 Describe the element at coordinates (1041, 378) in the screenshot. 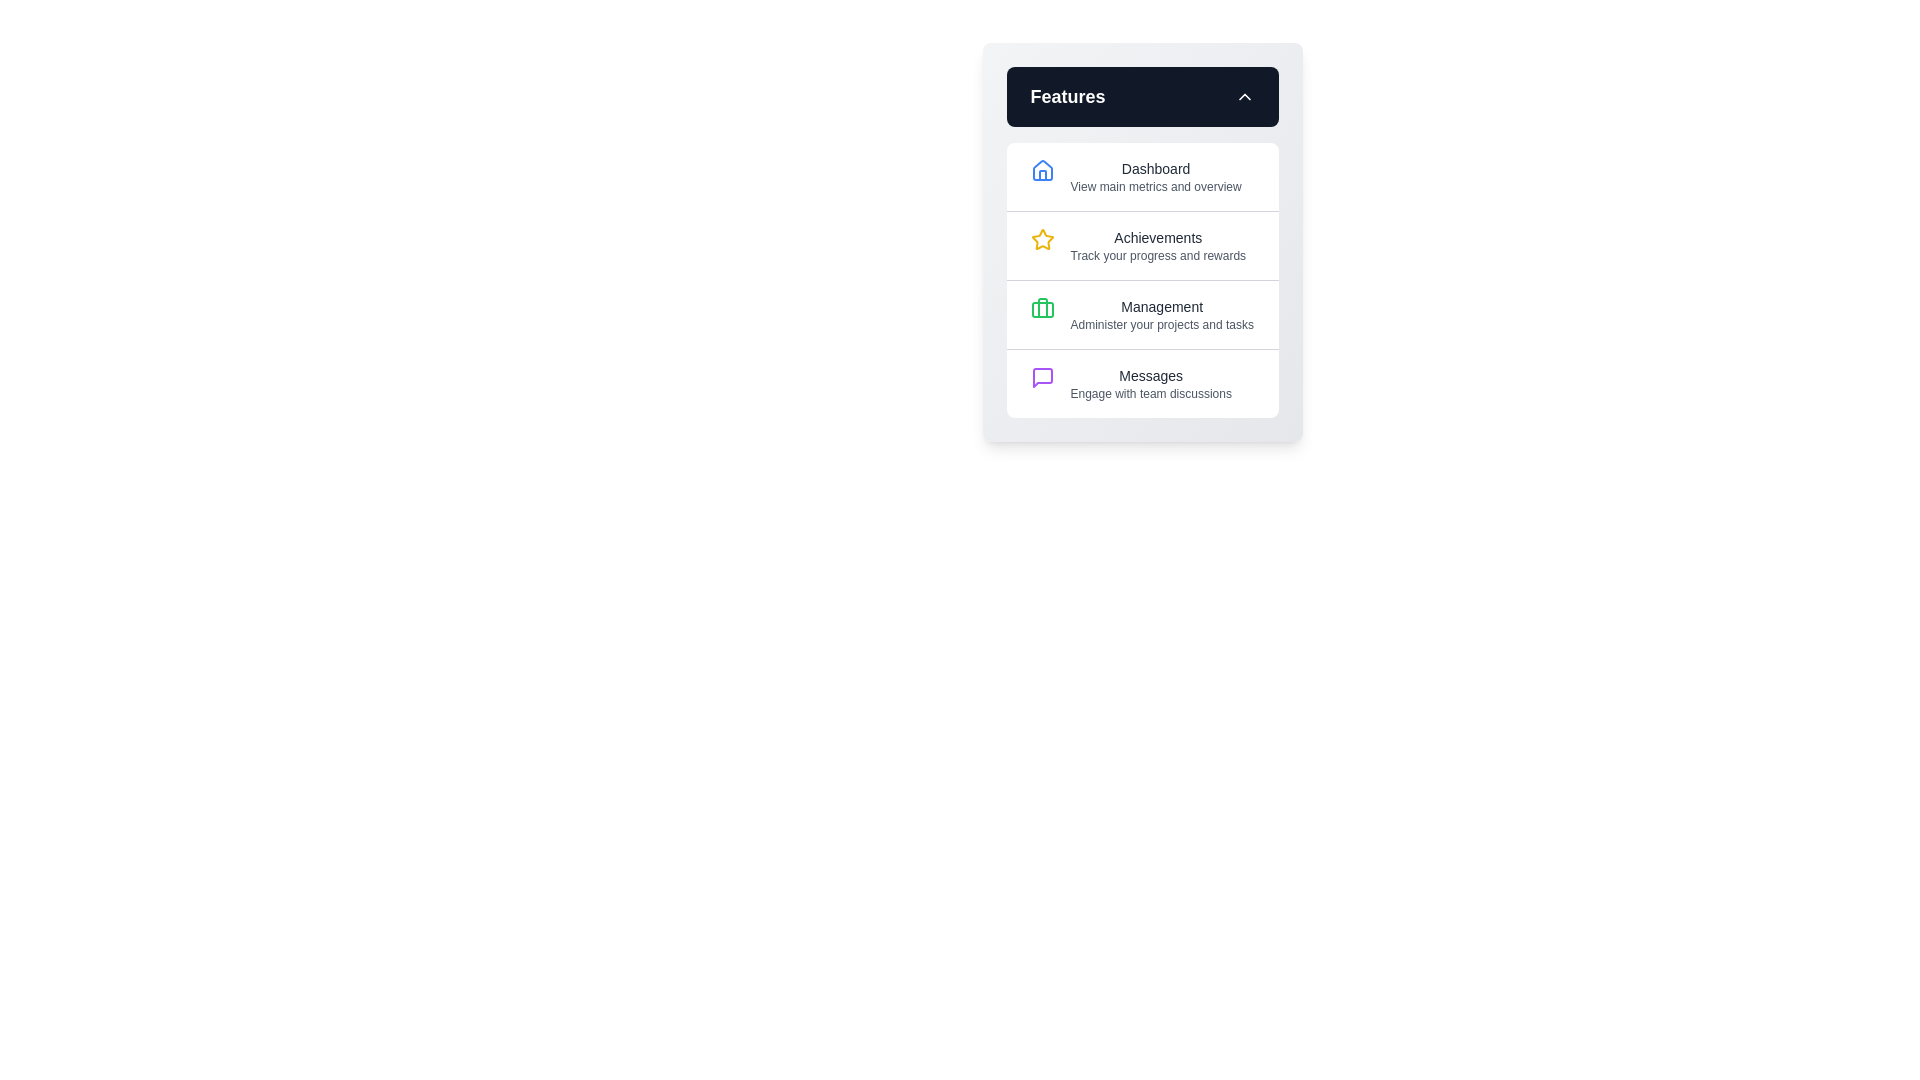

I see `the purple balloon-like speech bubble icon next to the 'Messages' text in the 'Features' section of the navigation menu` at that location.